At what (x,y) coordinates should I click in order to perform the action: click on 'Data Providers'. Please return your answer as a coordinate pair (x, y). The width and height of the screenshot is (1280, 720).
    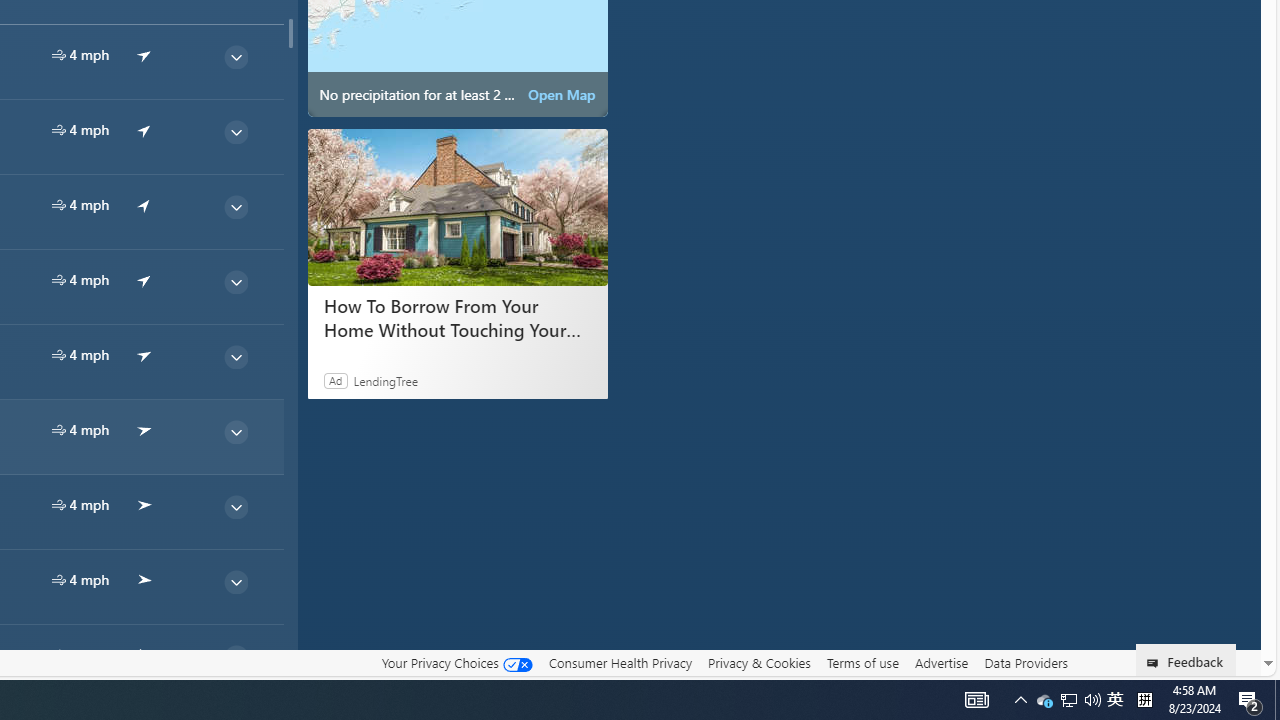
    Looking at the image, I should click on (1025, 662).